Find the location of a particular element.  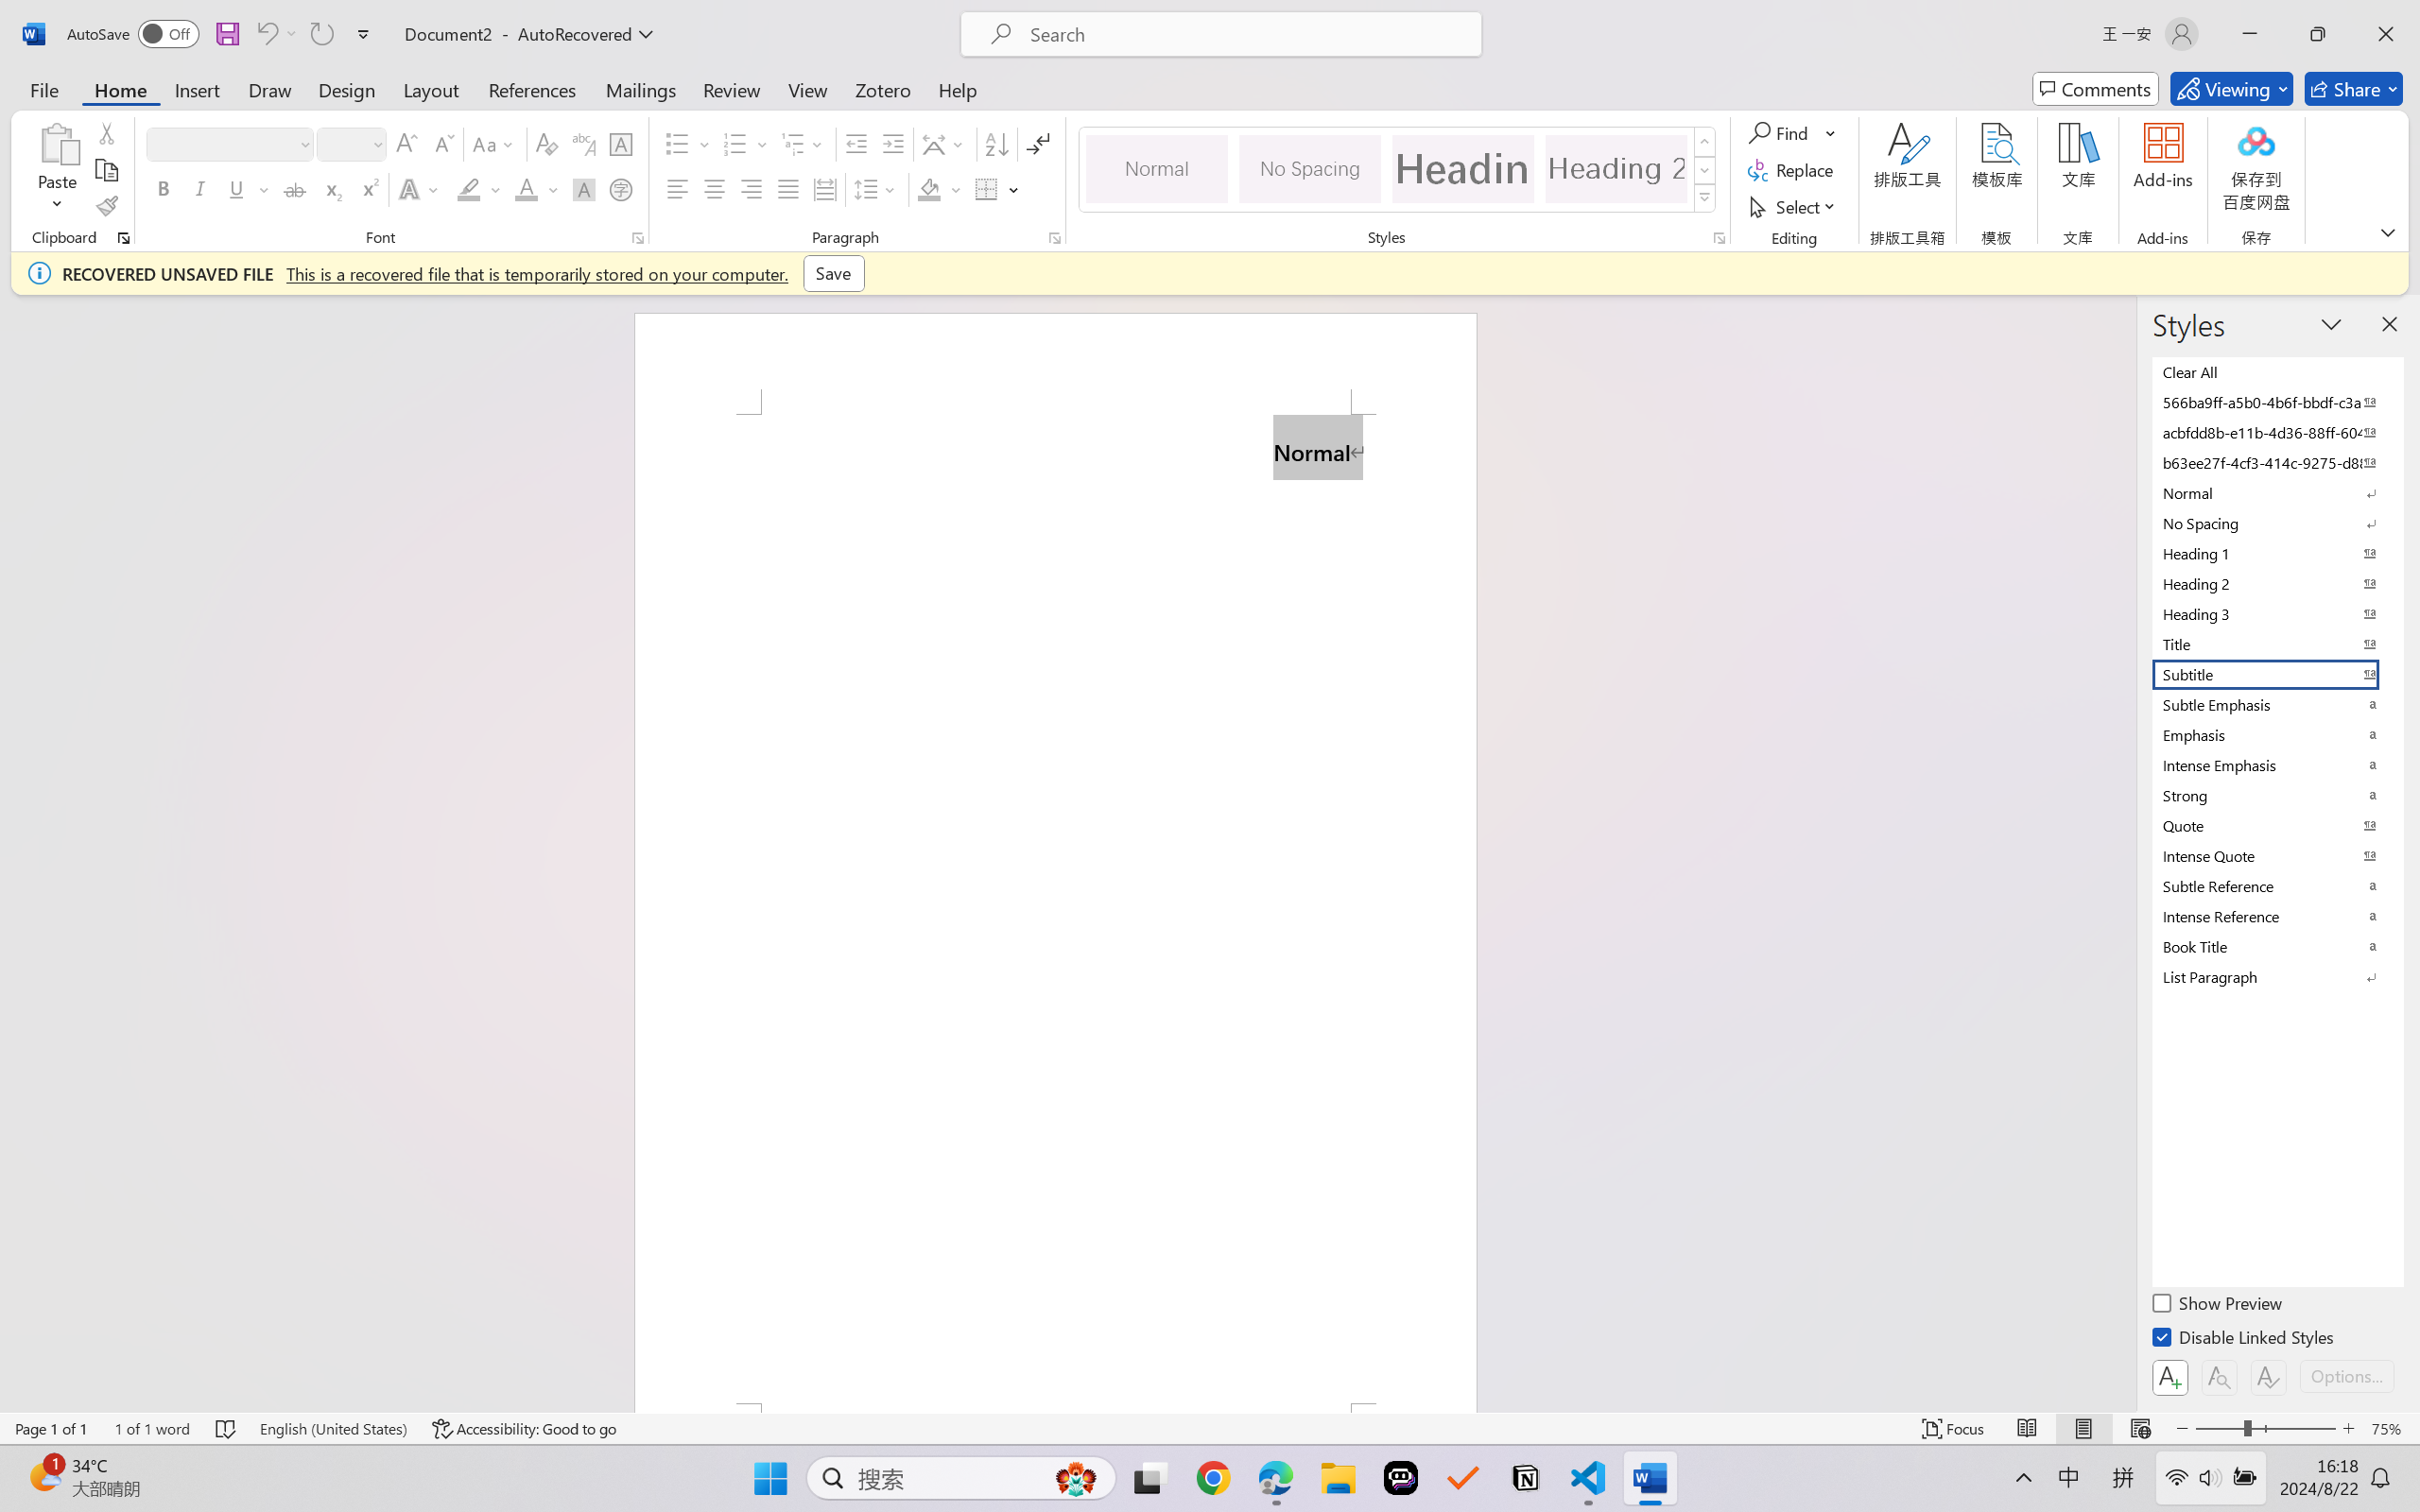

'Show Preview' is located at coordinates (2218, 1305).